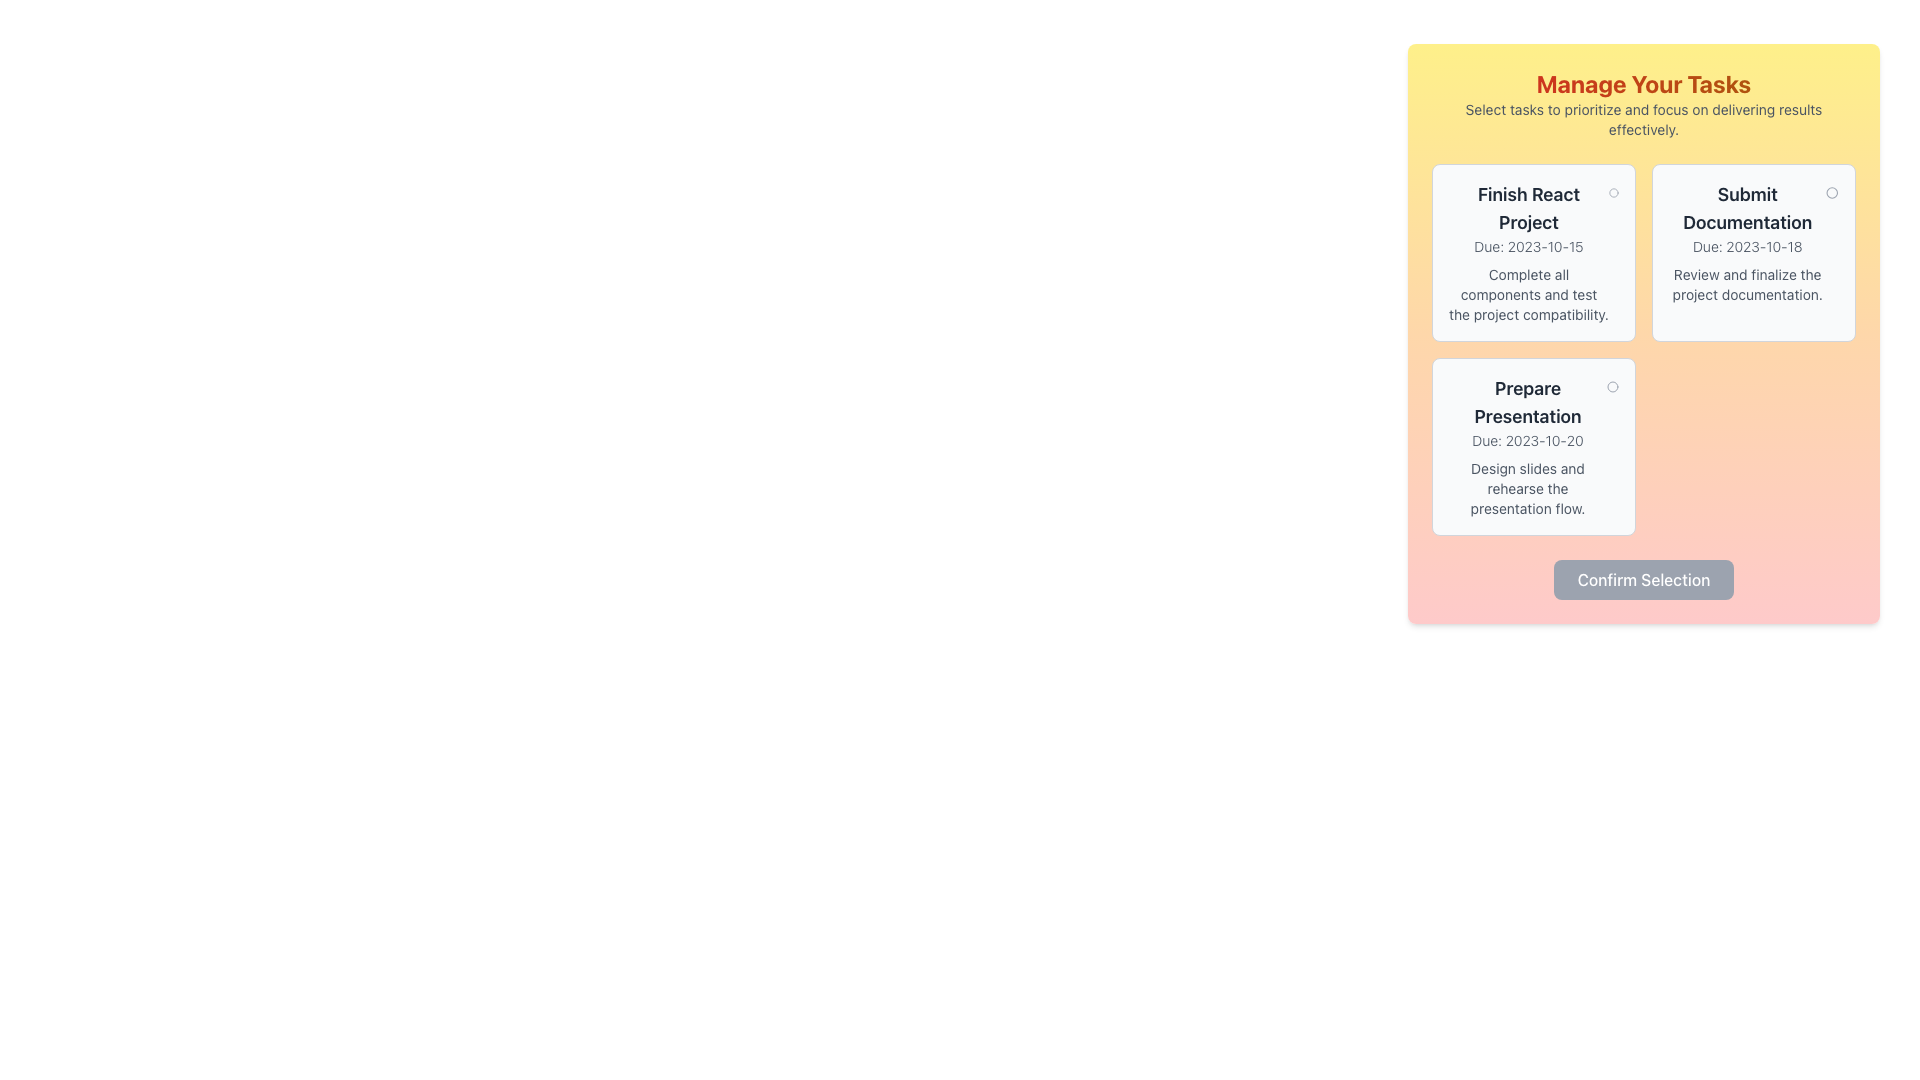  What do you see at coordinates (1746, 245) in the screenshot?
I see `text label displaying 'Due: 2023-10-18', which is located beneath the heading 'Submit Documentation' in the upper-right corner of the card layout` at bounding box center [1746, 245].